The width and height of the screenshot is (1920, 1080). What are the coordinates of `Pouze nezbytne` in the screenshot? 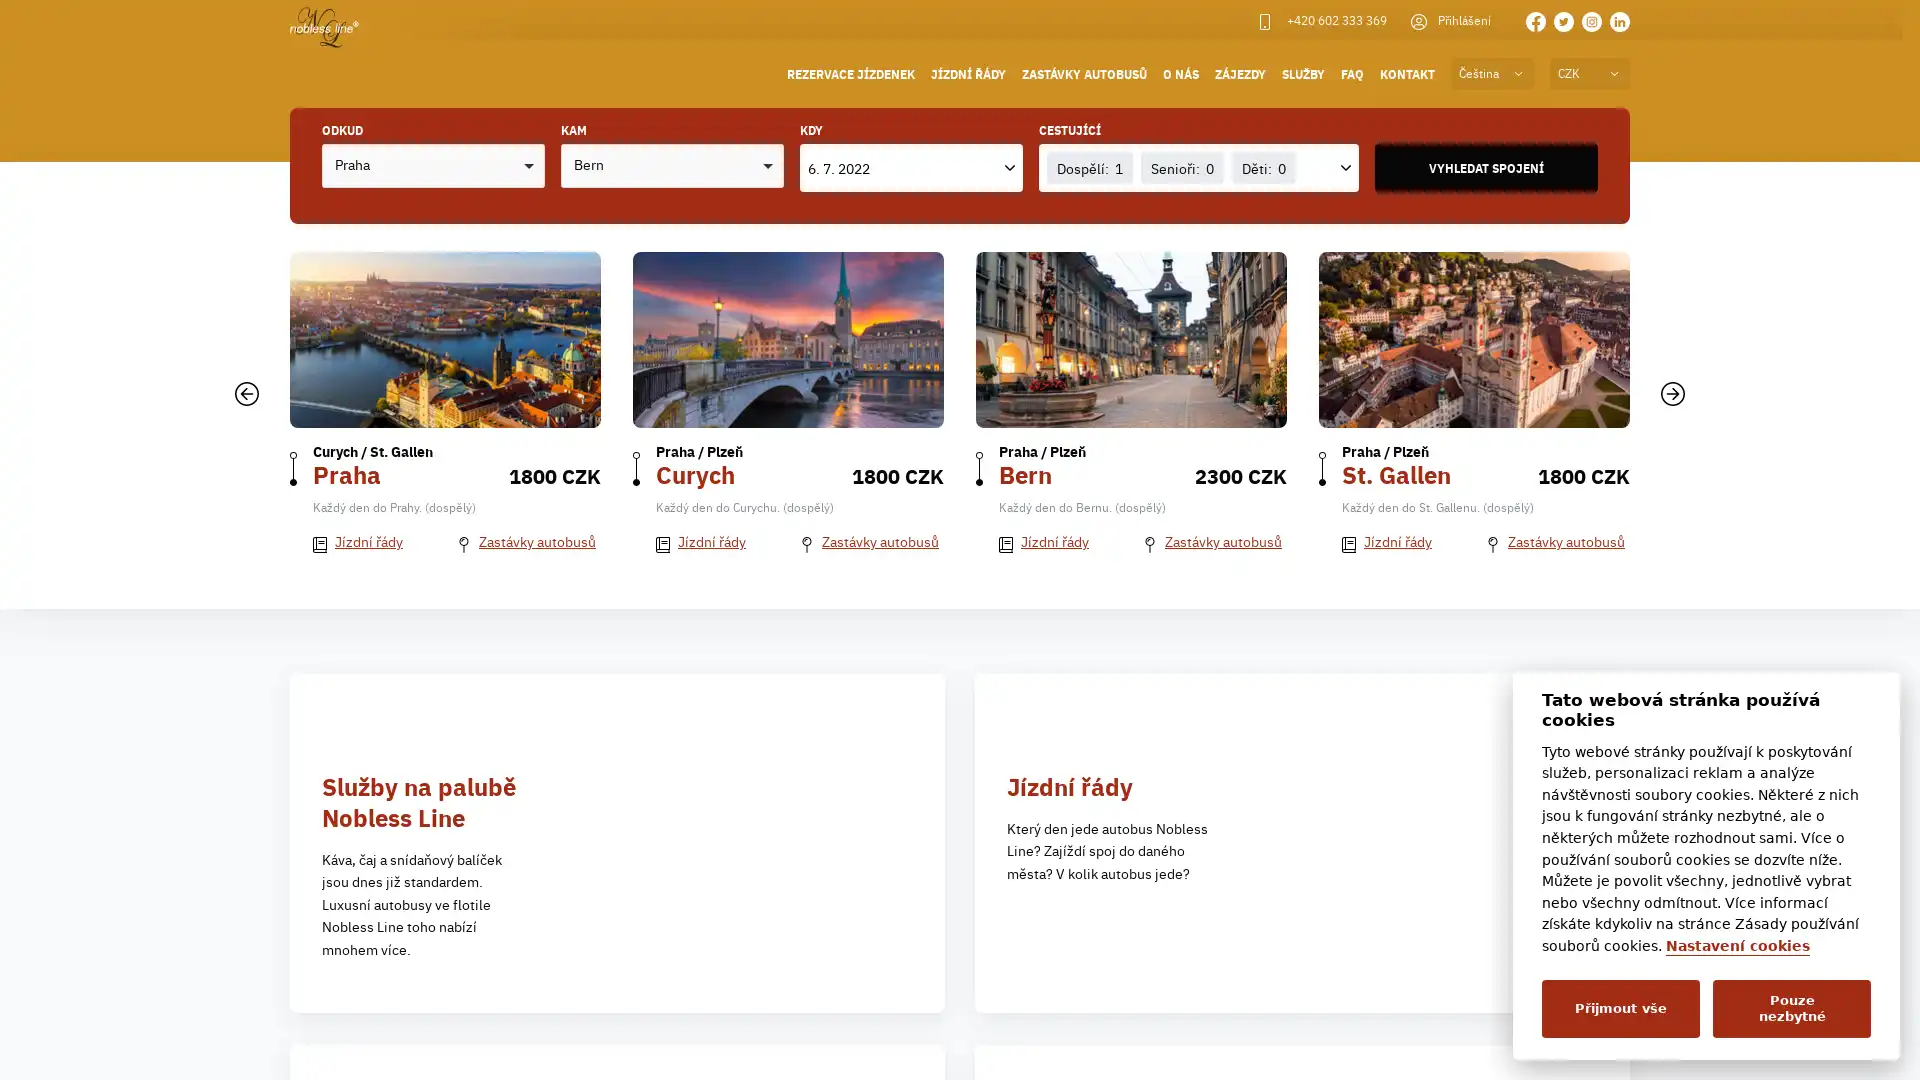 It's located at (1791, 1007).